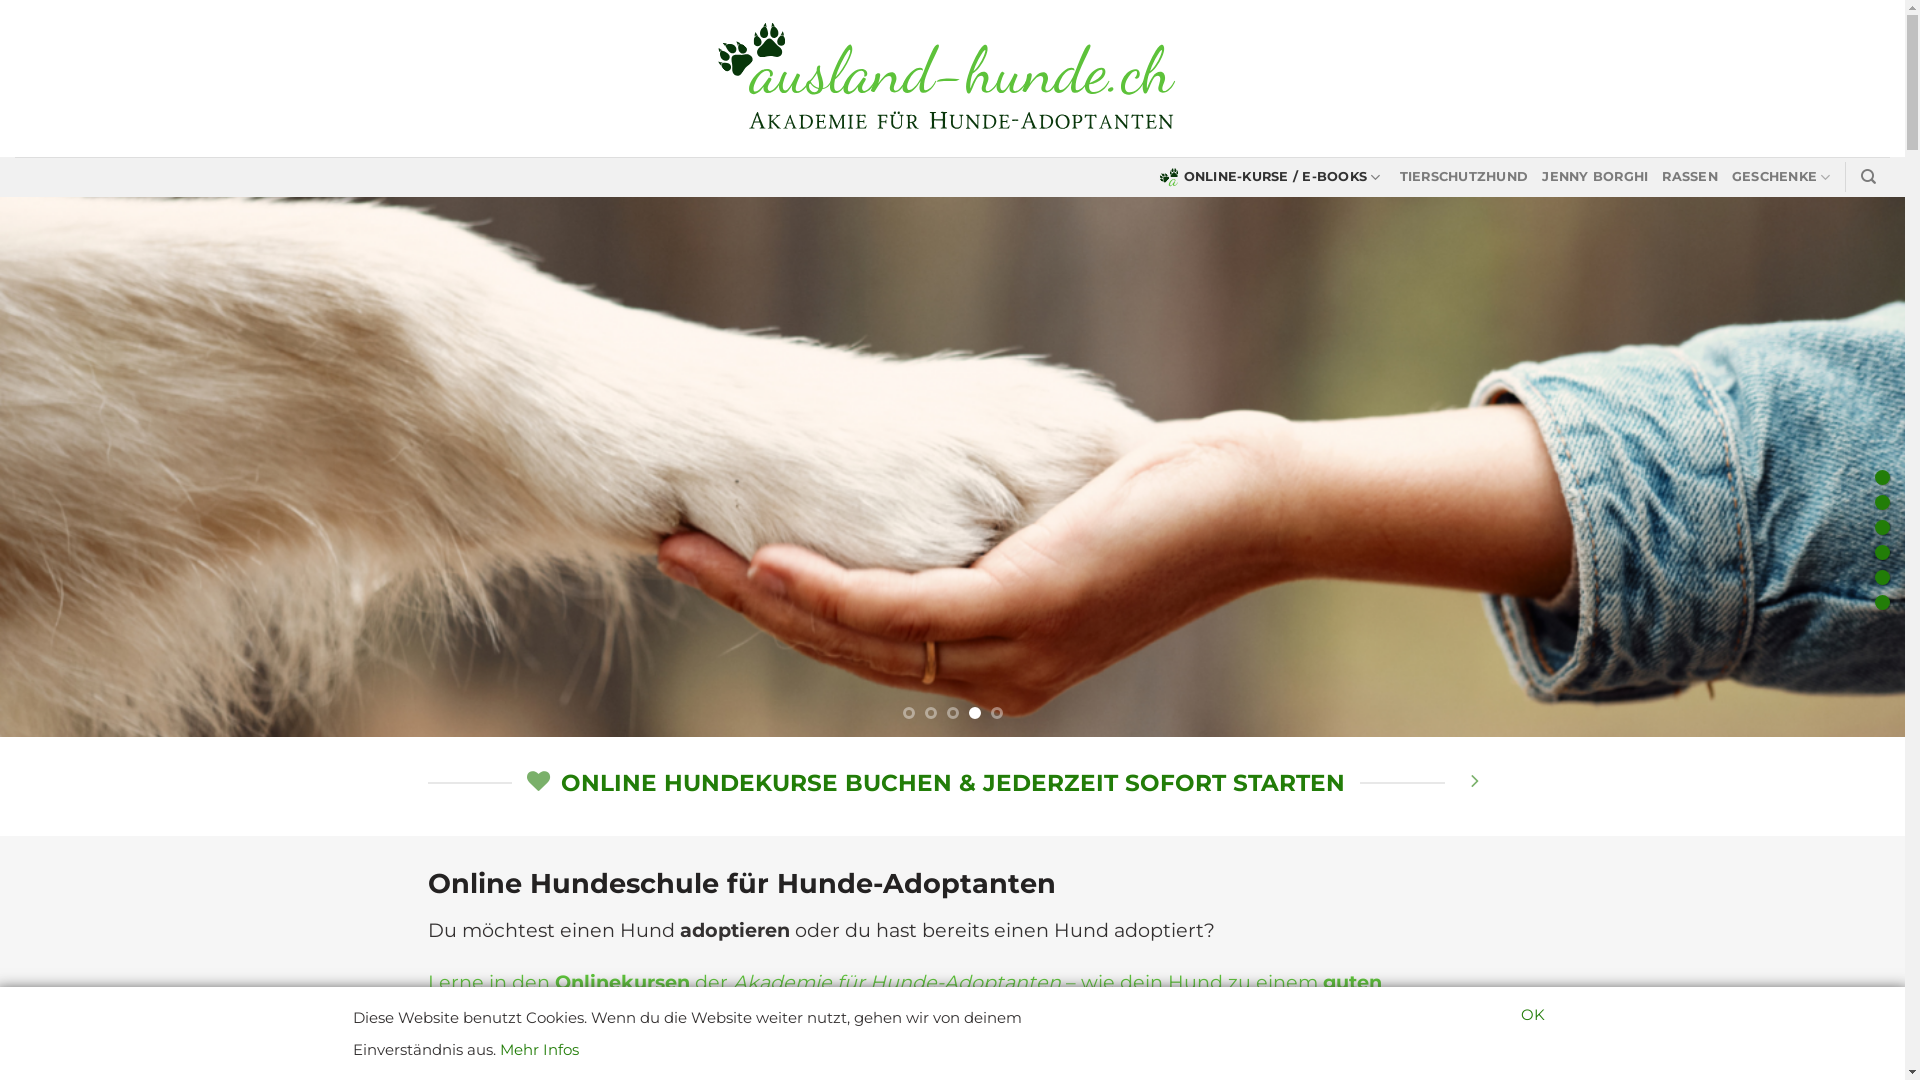  I want to click on 'ONLINE-KURSE / E-BOOKS', so click(1271, 176).